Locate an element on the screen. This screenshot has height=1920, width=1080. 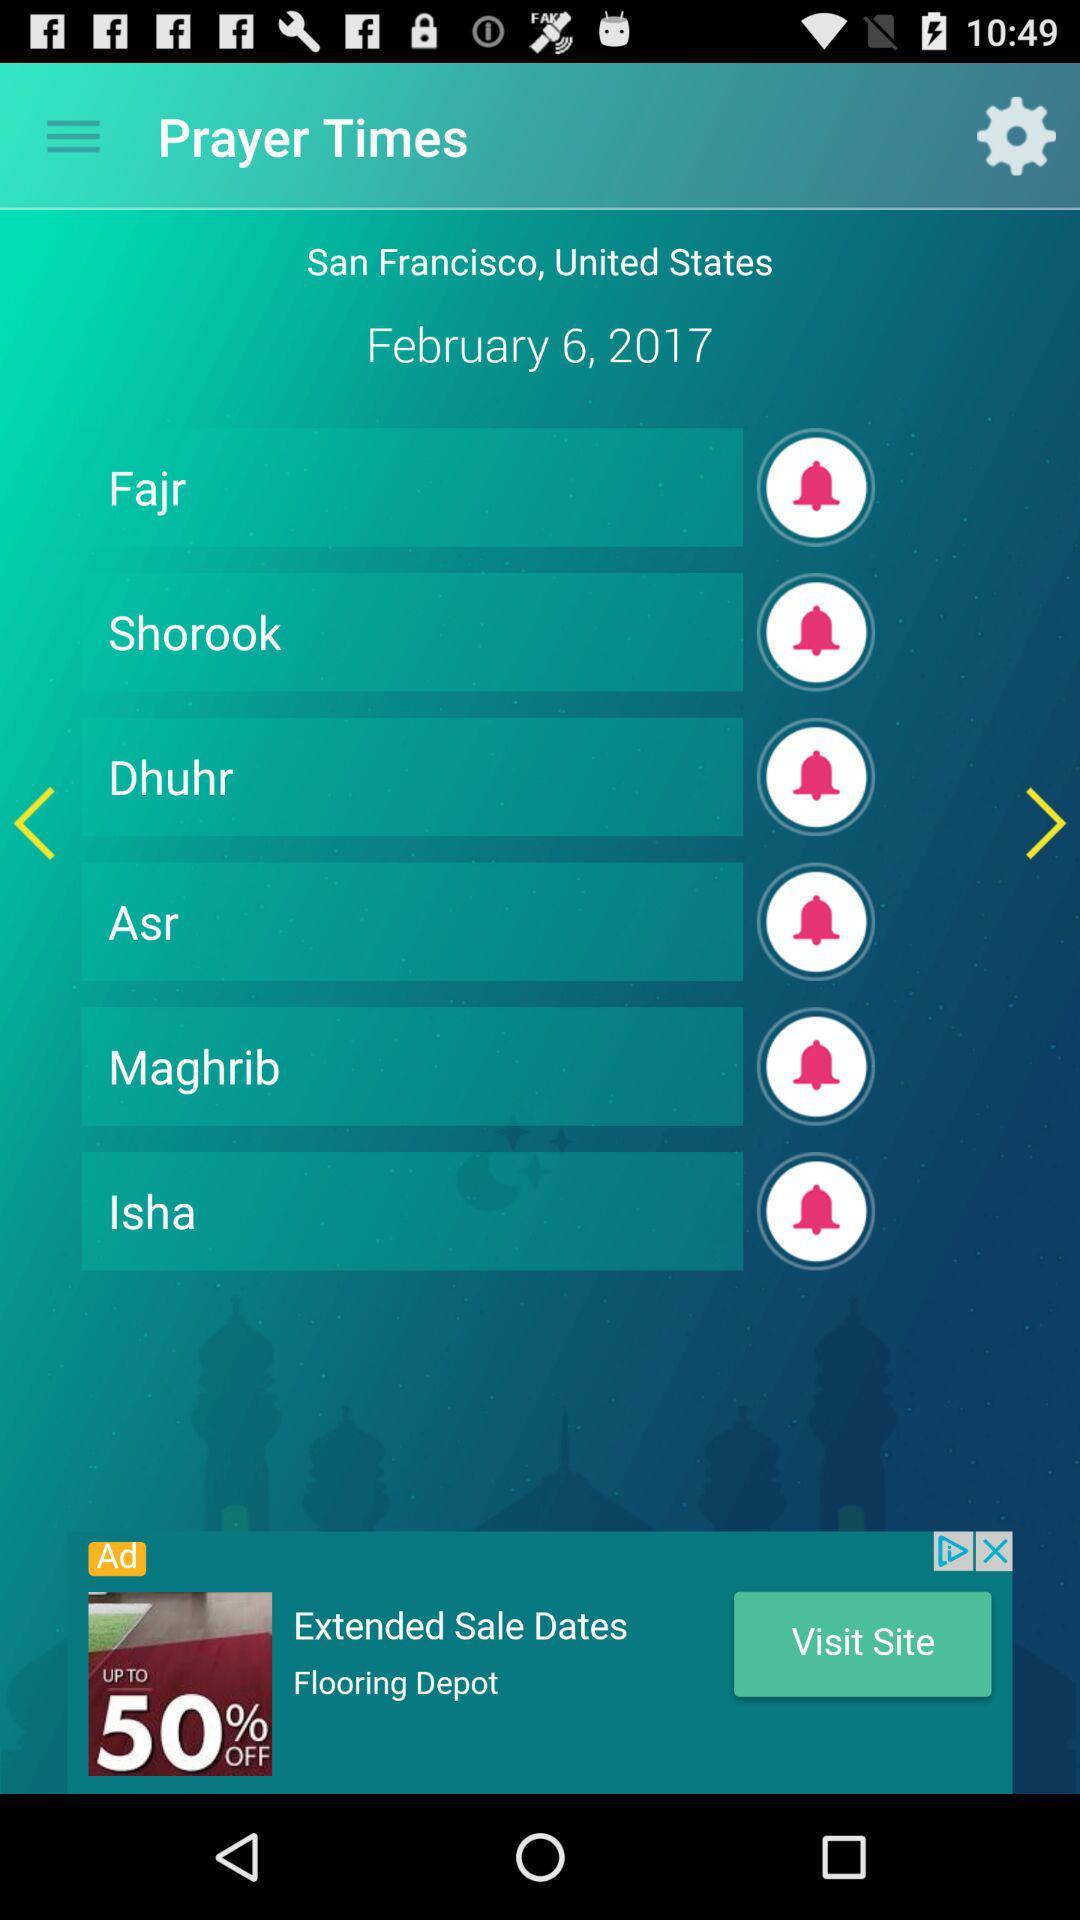
bell icon represents the sound of the asr and it plays that sound is located at coordinates (816, 920).